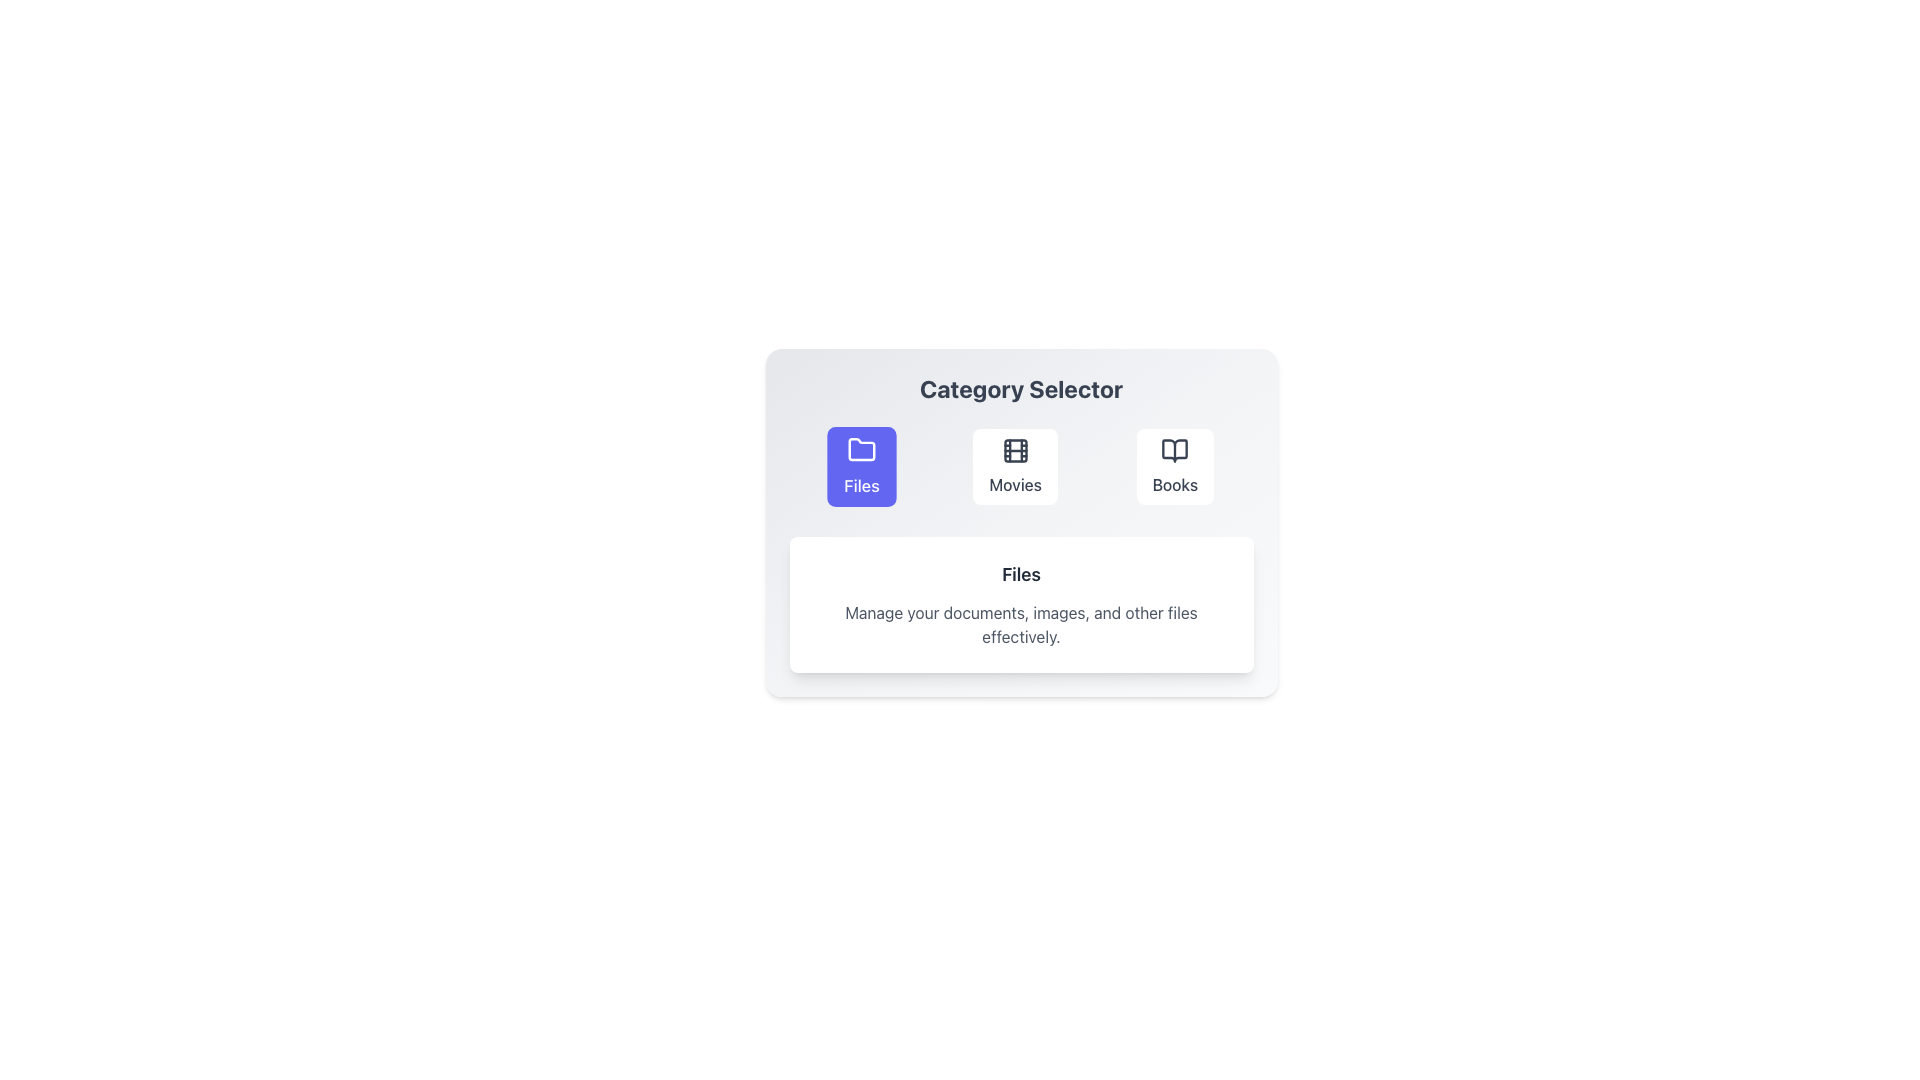 This screenshot has width=1920, height=1080. I want to click on the 'Files' text label, which is styled with a medium font weight and located within a purple button, so click(861, 485).